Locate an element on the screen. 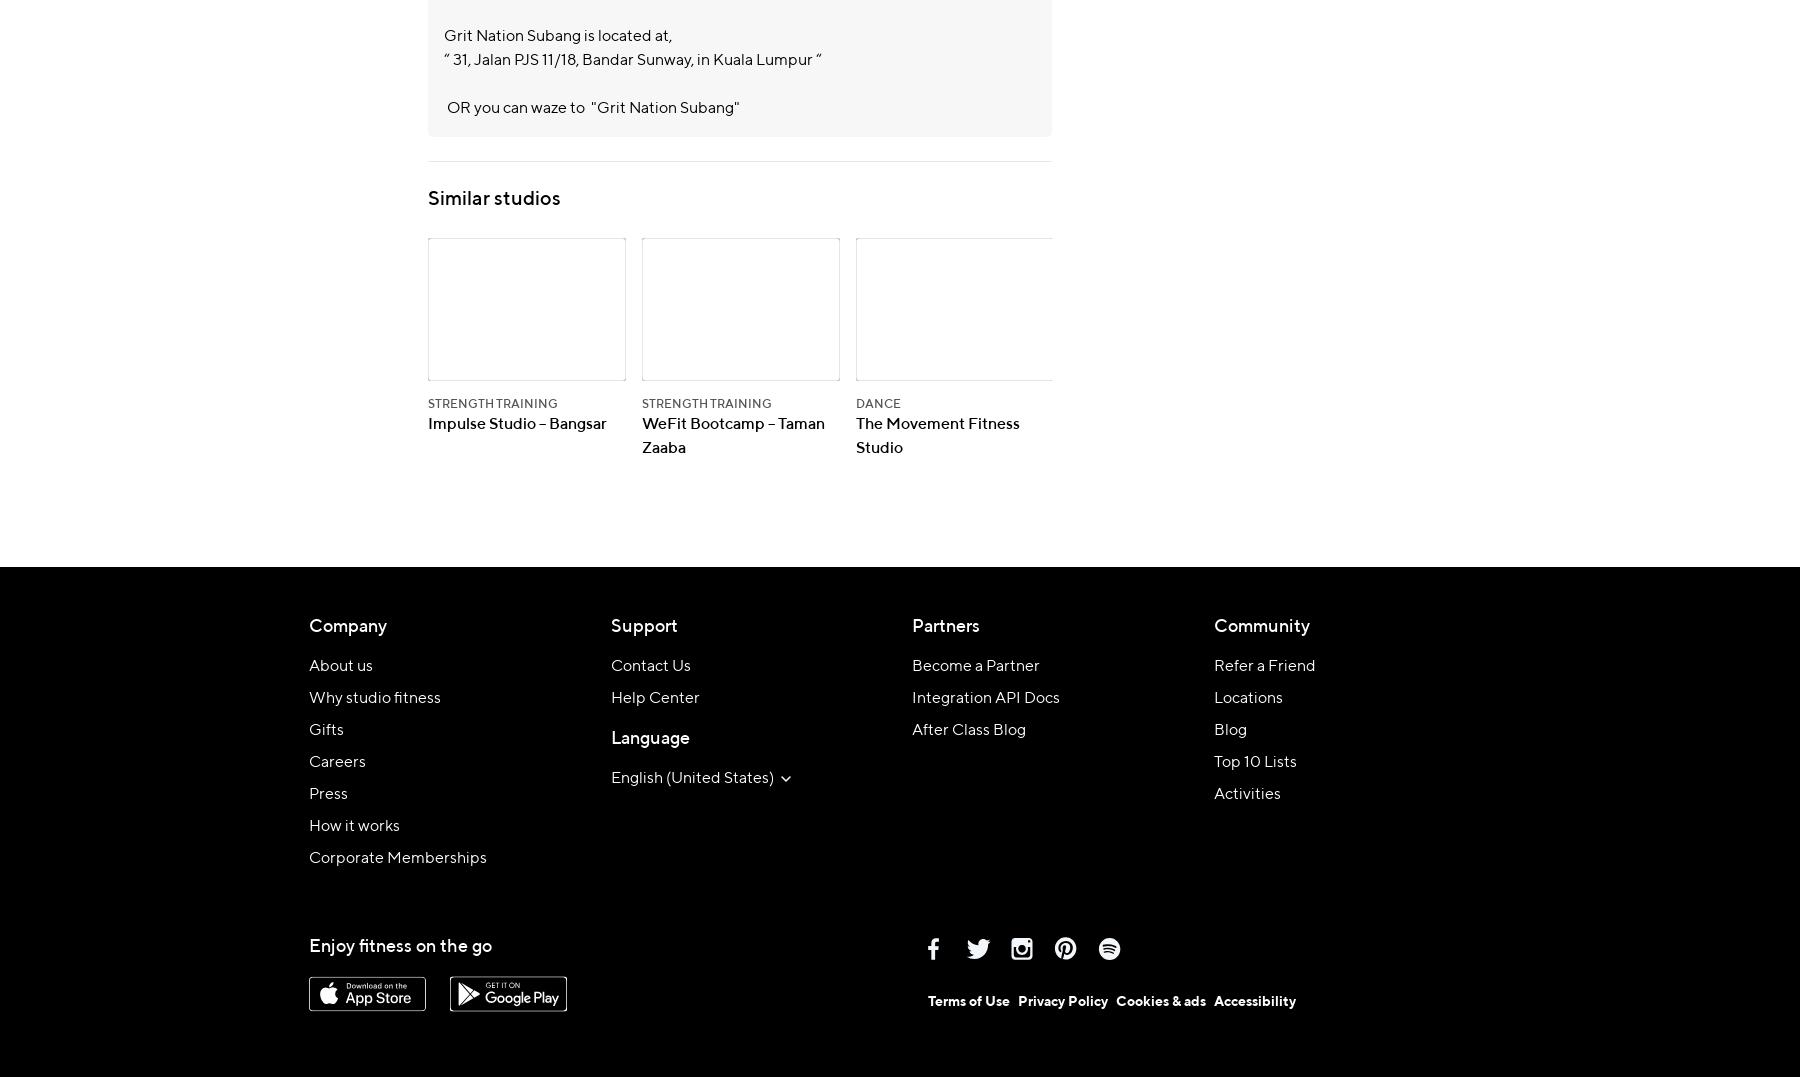 The height and width of the screenshot is (1077, 1800). 'Accessibility' is located at coordinates (1254, 999).